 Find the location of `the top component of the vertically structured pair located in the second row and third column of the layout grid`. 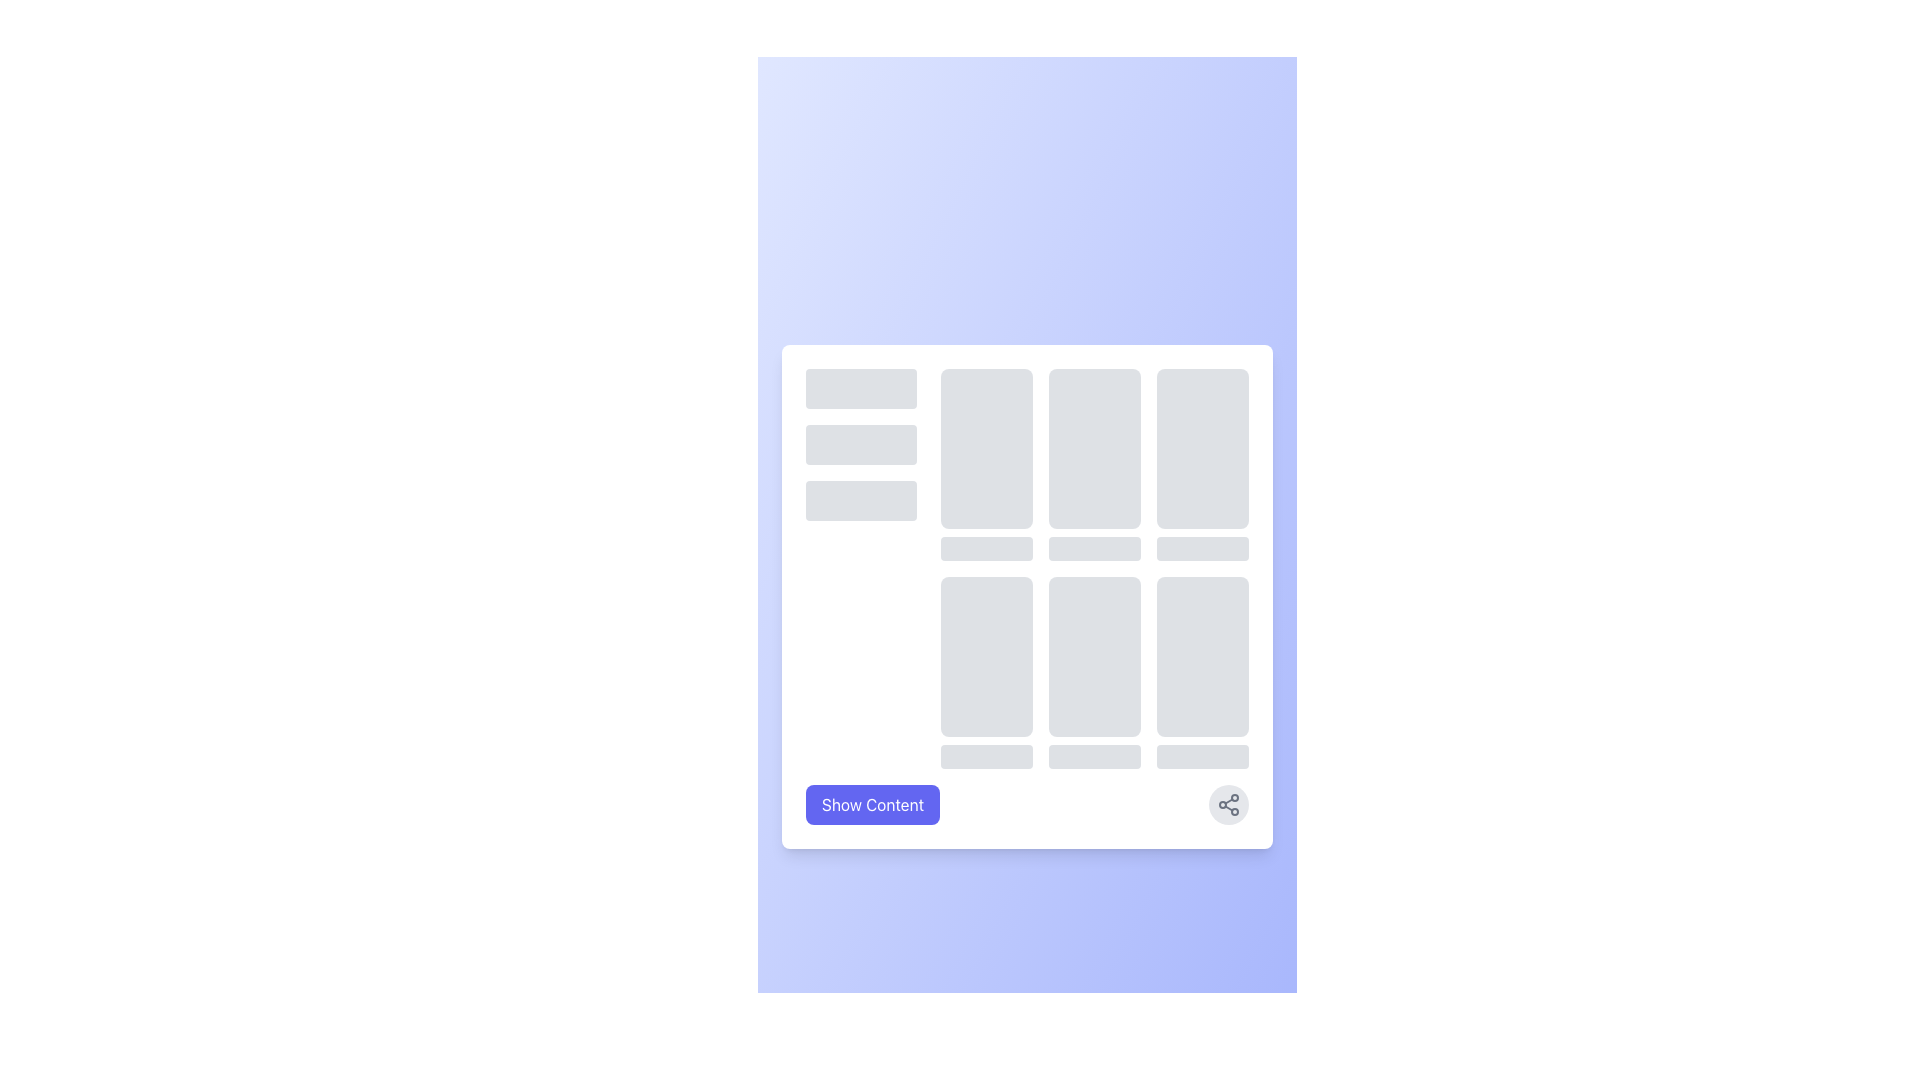

the top component of the vertically structured pair located in the second row and third column of the layout grid is located at coordinates (986, 656).